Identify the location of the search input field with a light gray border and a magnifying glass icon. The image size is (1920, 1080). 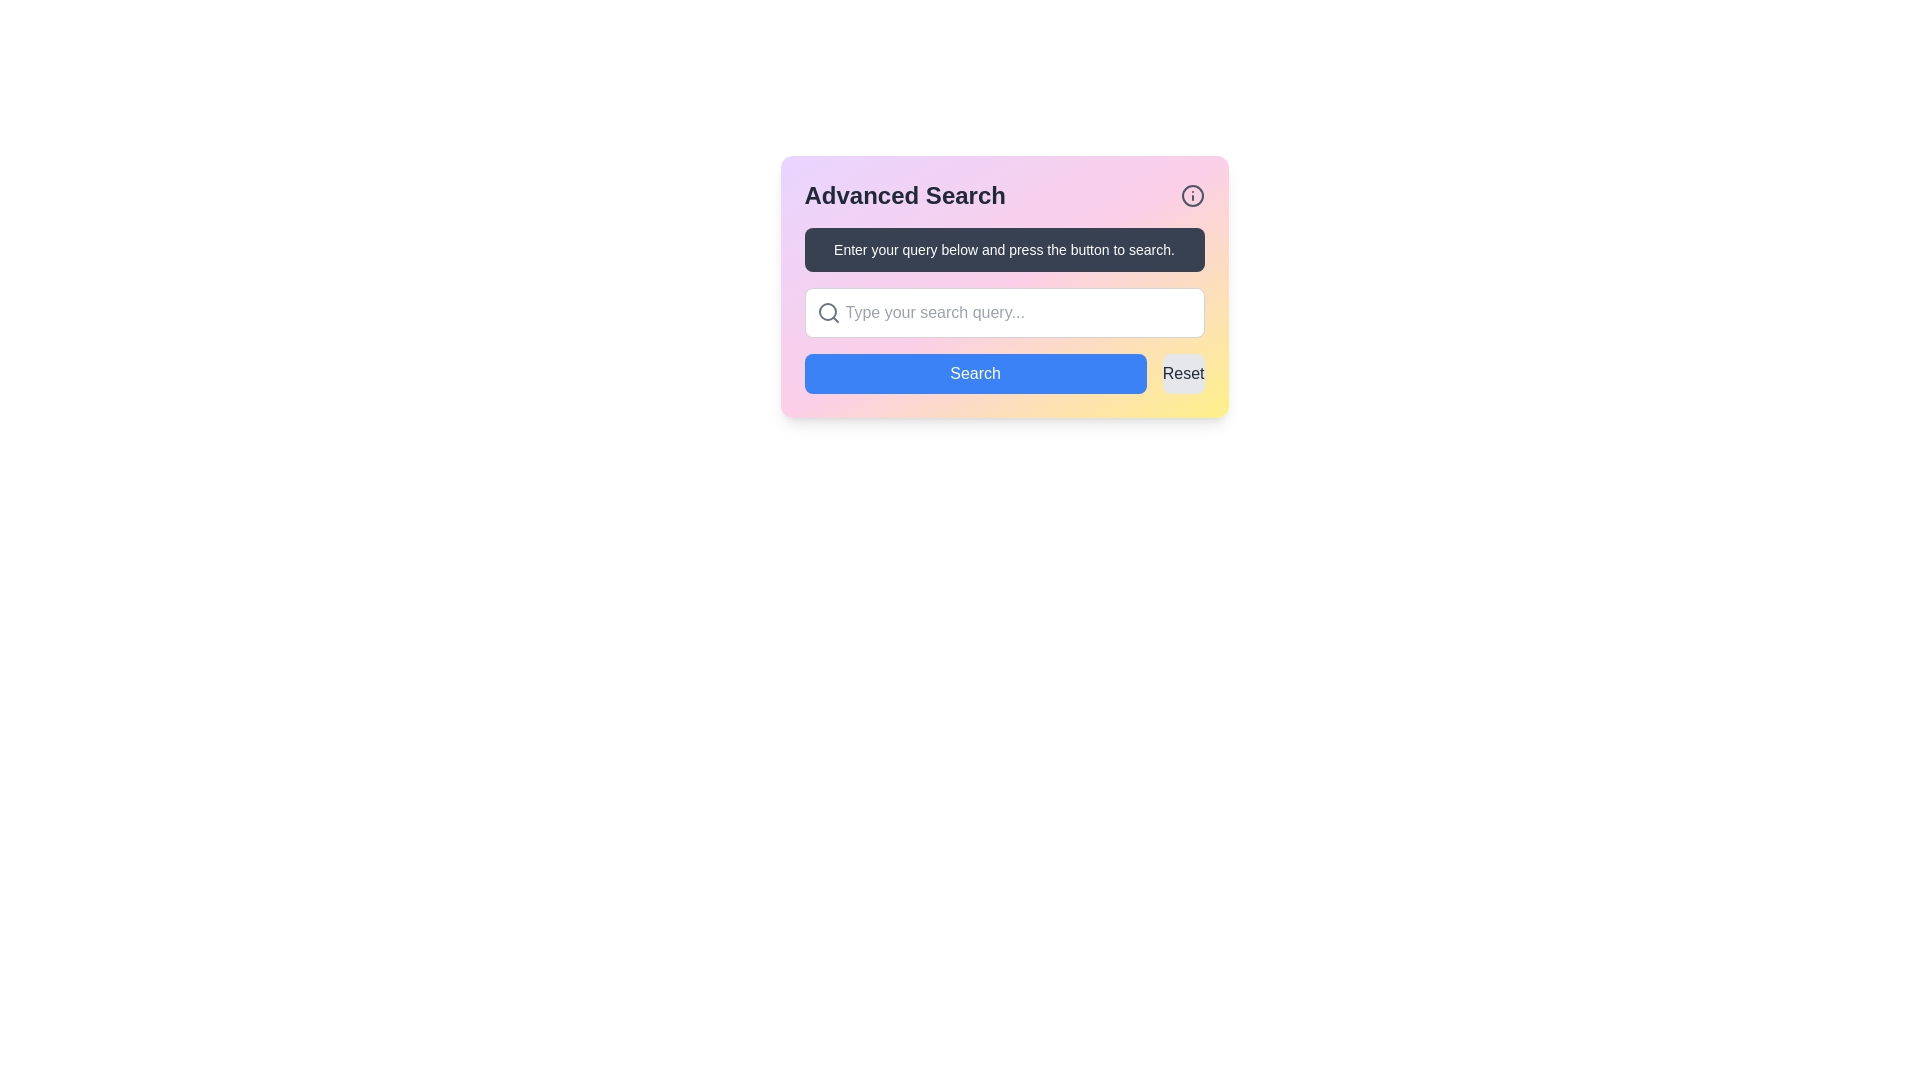
(1004, 312).